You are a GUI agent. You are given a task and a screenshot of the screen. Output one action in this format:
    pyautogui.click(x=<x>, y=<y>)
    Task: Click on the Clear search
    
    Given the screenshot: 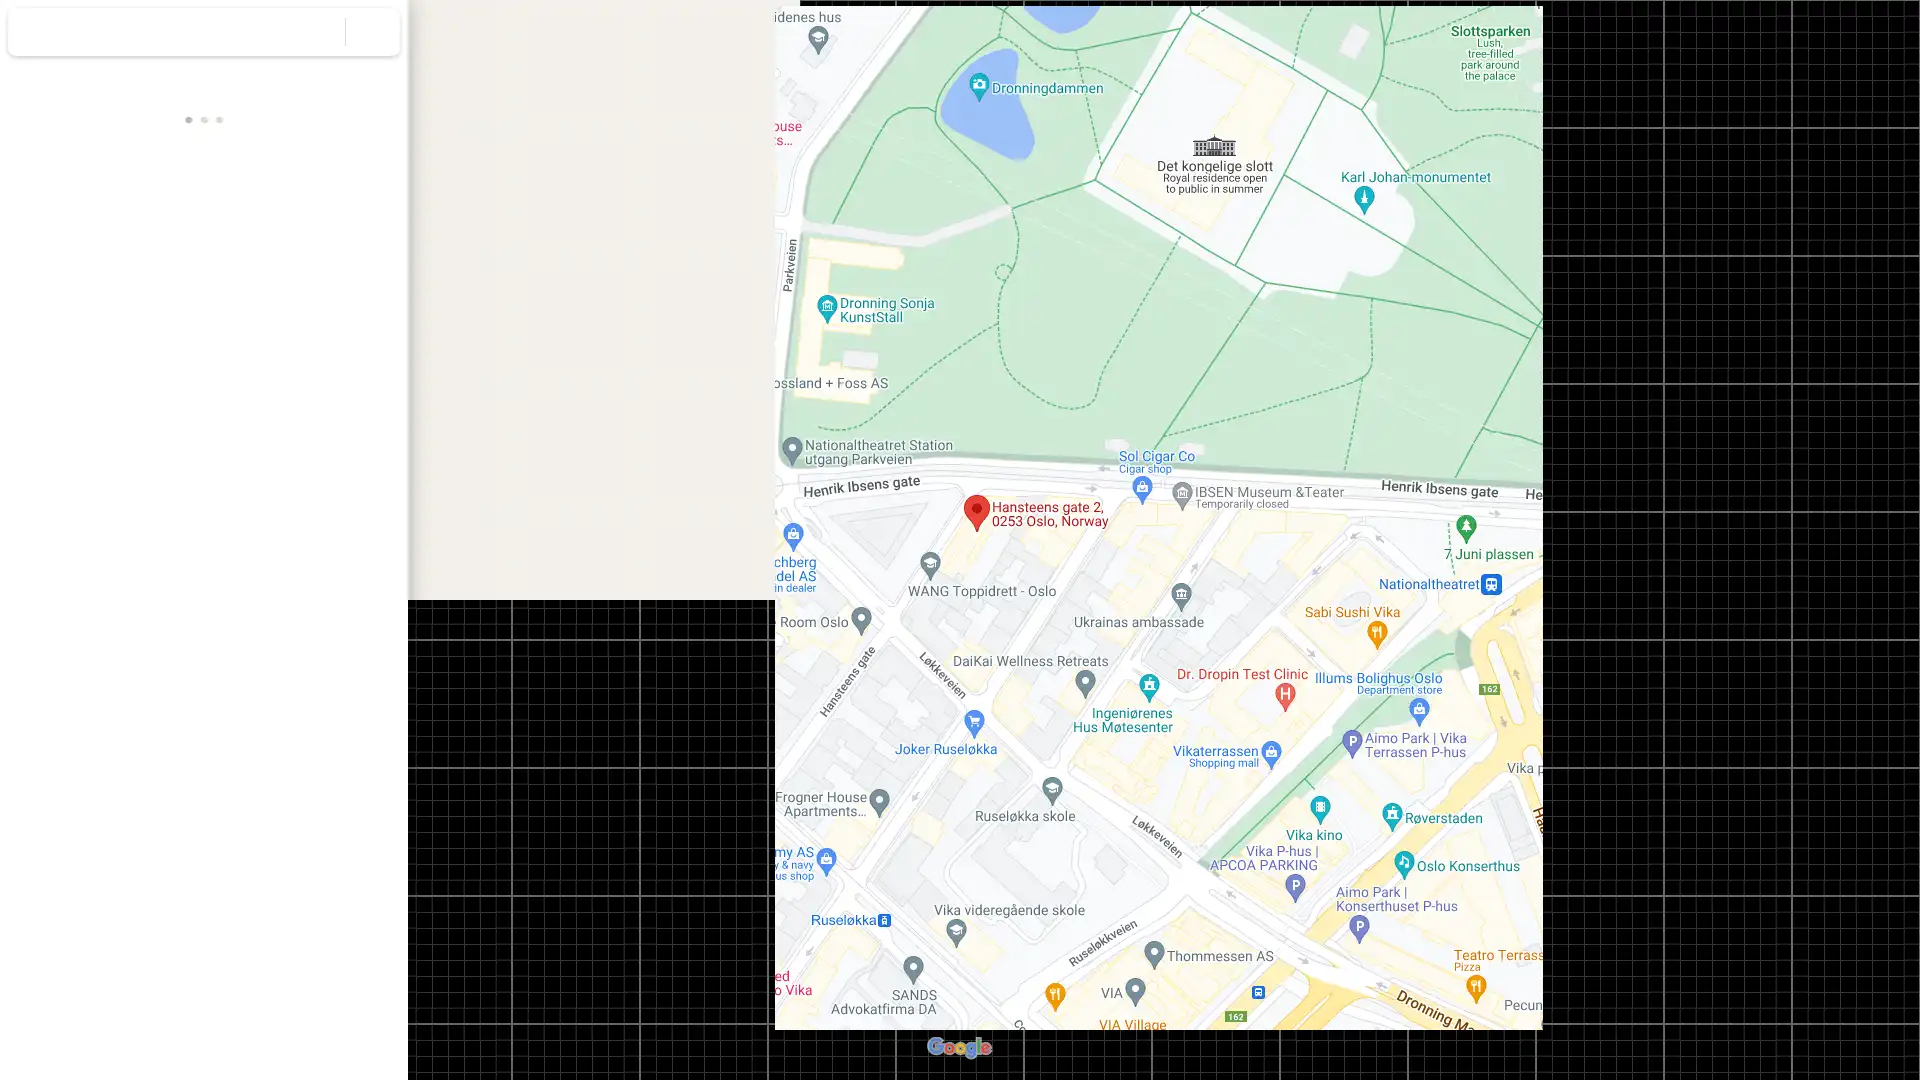 What is the action you would take?
    pyautogui.click(x=373, y=31)
    